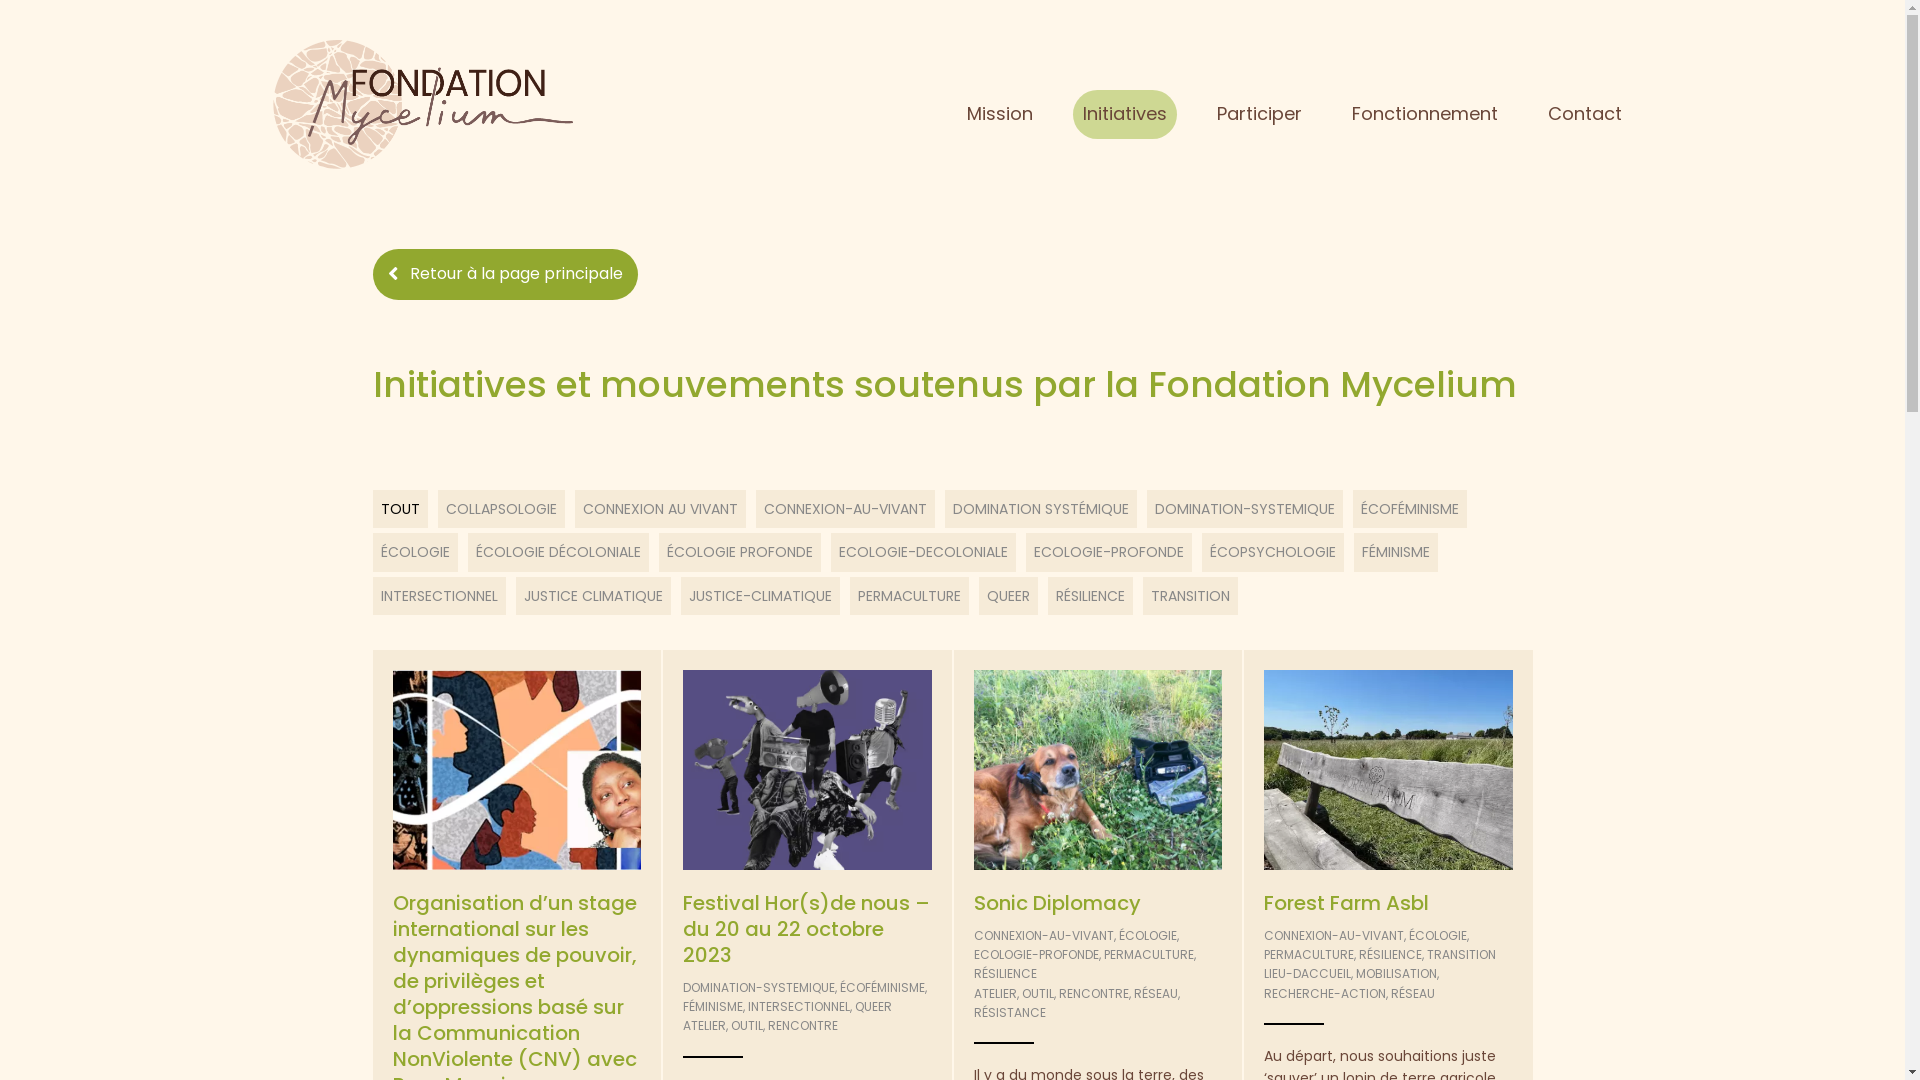 Image resolution: width=1920 pixels, height=1080 pixels. Describe the element at coordinates (421, 104) in the screenshot. I see `'Mycelium-Logo_72dpi'` at that location.